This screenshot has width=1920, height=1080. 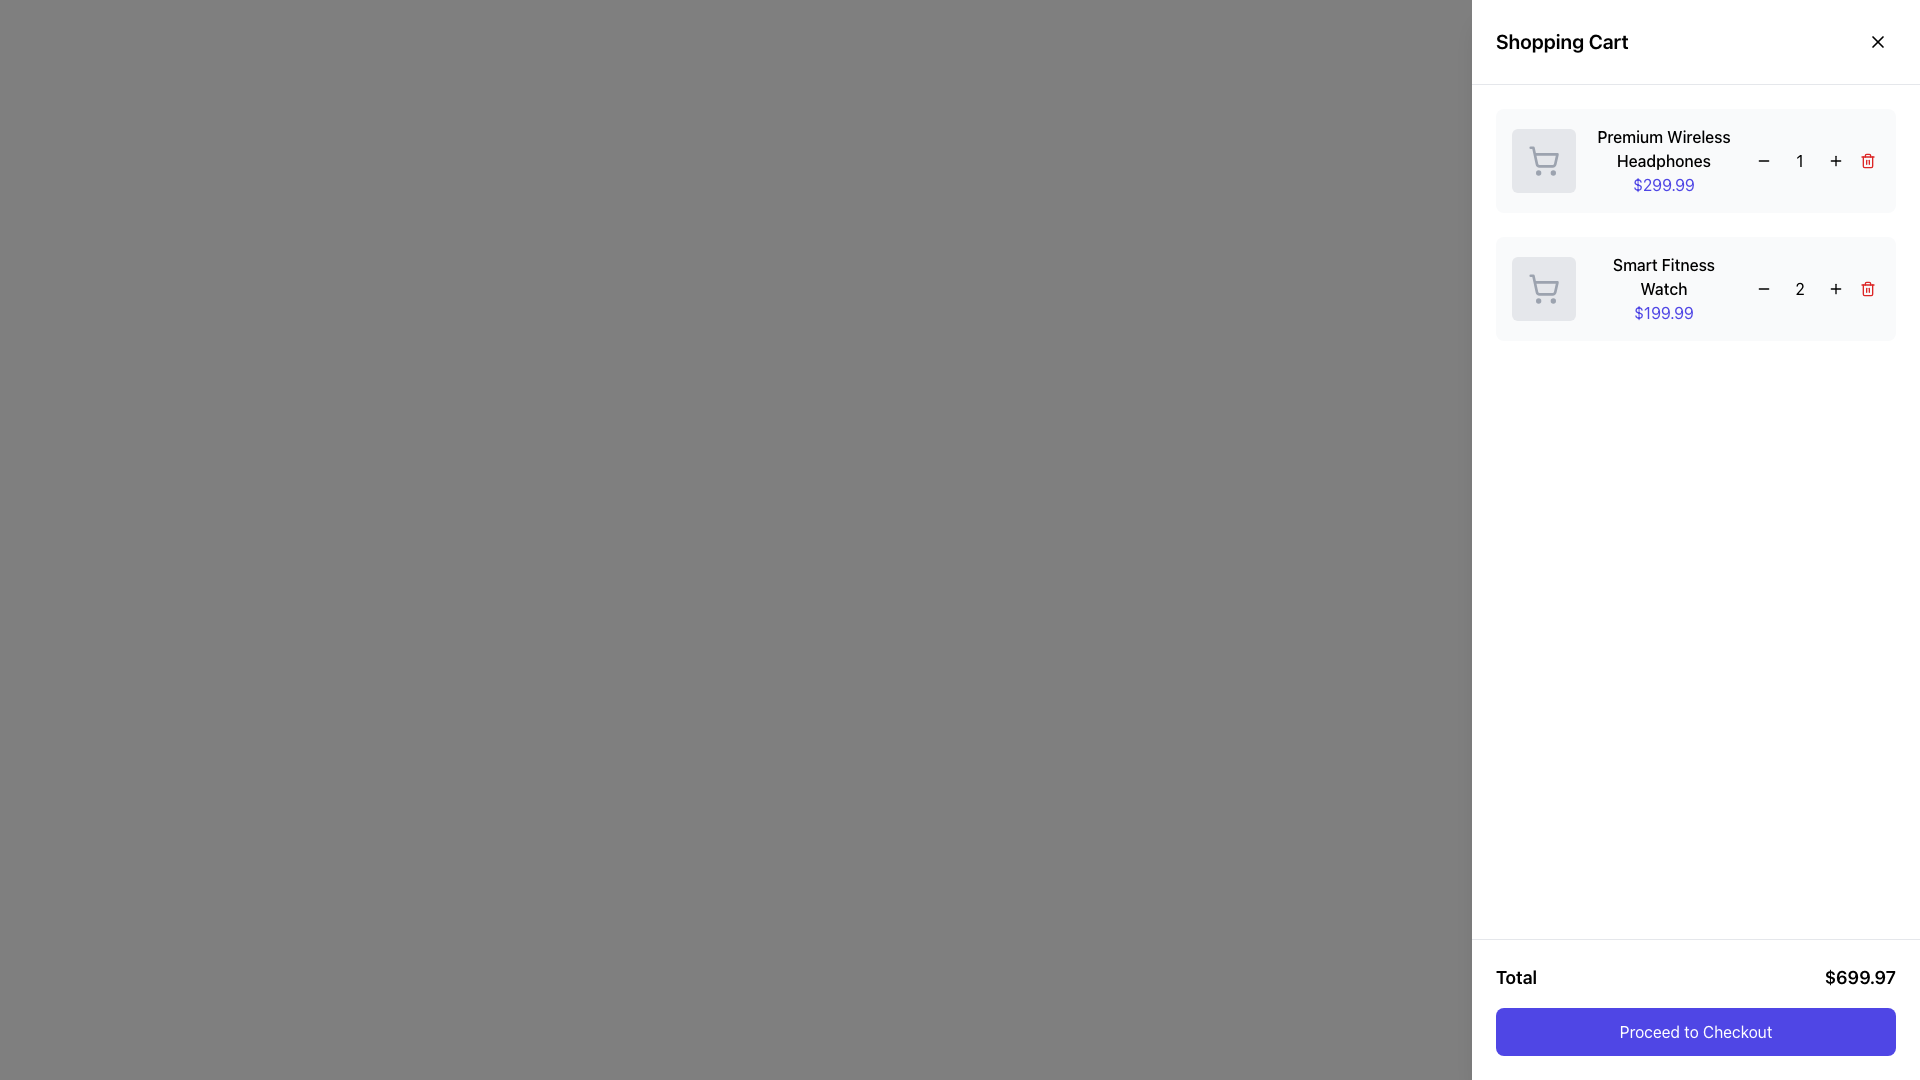 I want to click on the close icon button located at the top-right corner of the shopping cart panel, so click(x=1876, y=42).